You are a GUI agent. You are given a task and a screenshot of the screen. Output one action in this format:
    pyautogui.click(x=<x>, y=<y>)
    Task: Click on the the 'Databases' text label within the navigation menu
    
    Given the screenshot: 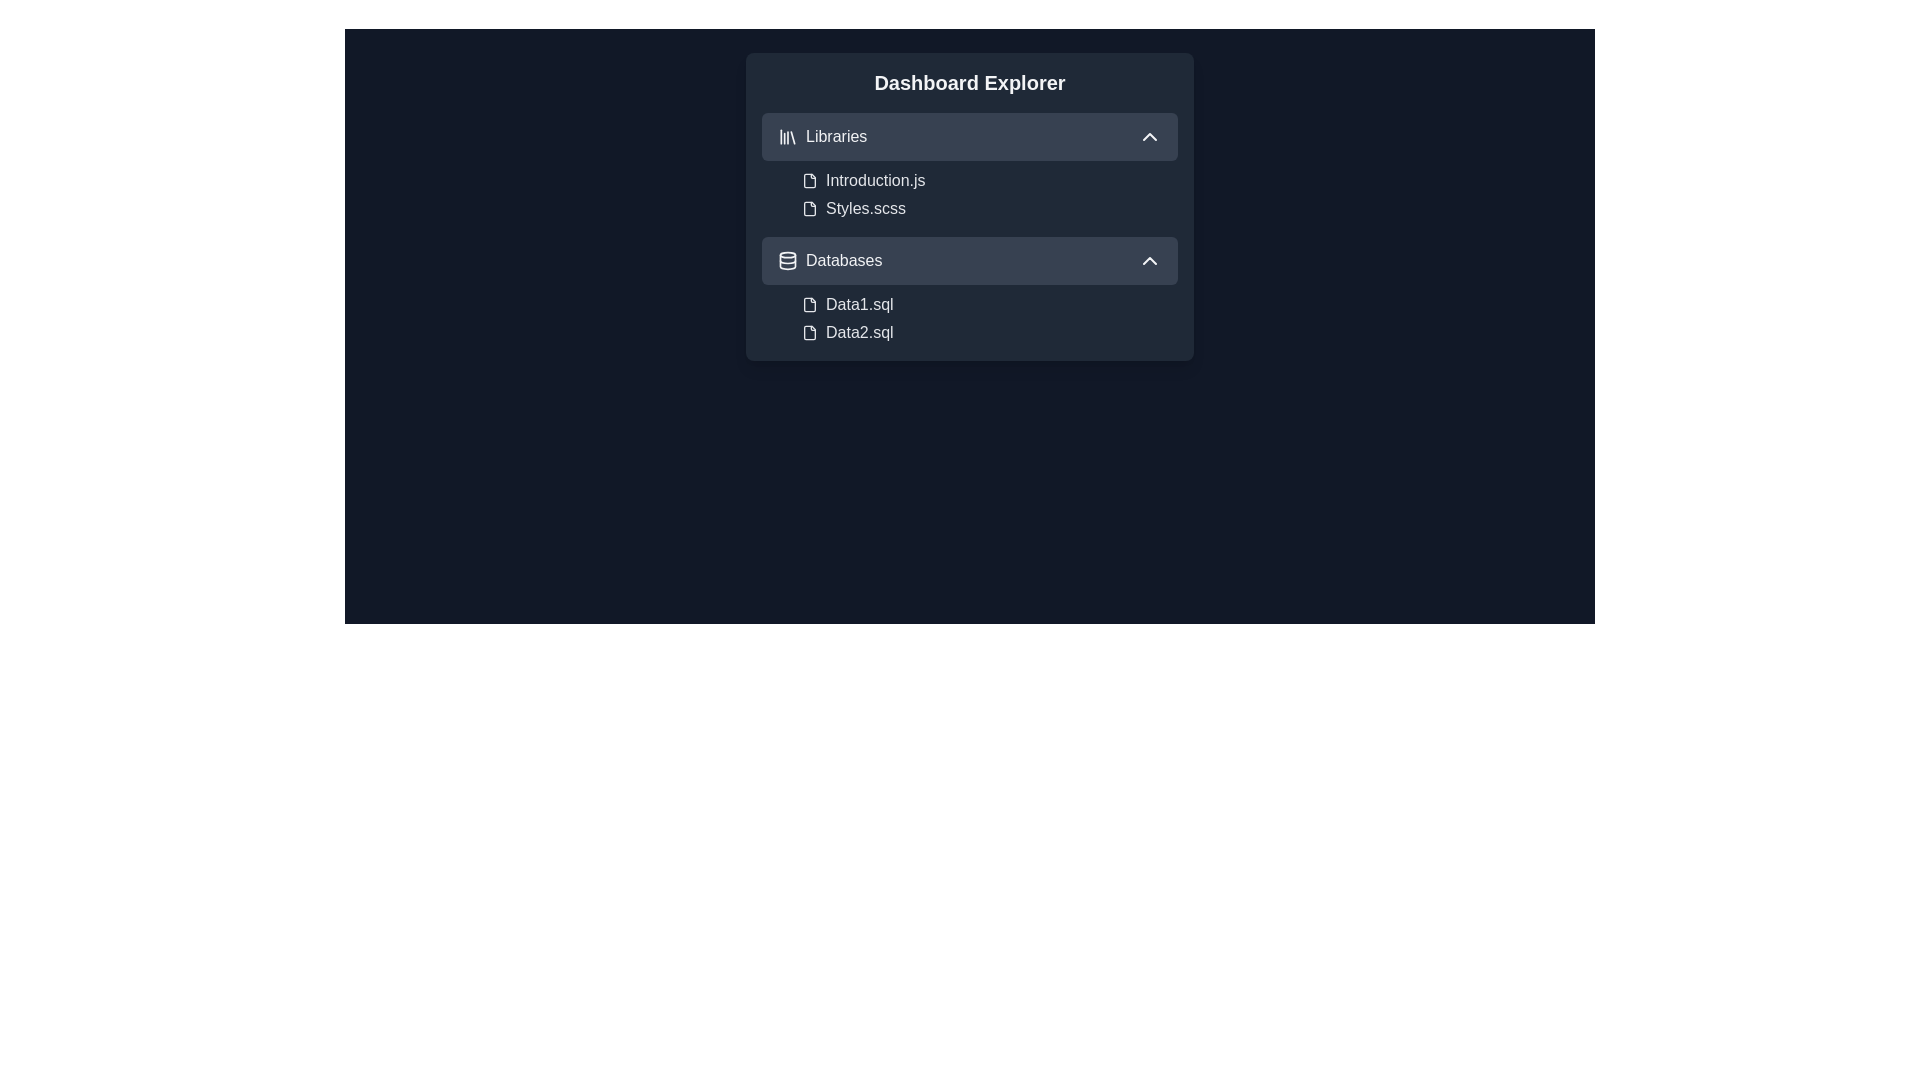 What is the action you would take?
    pyautogui.click(x=844, y=260)
    